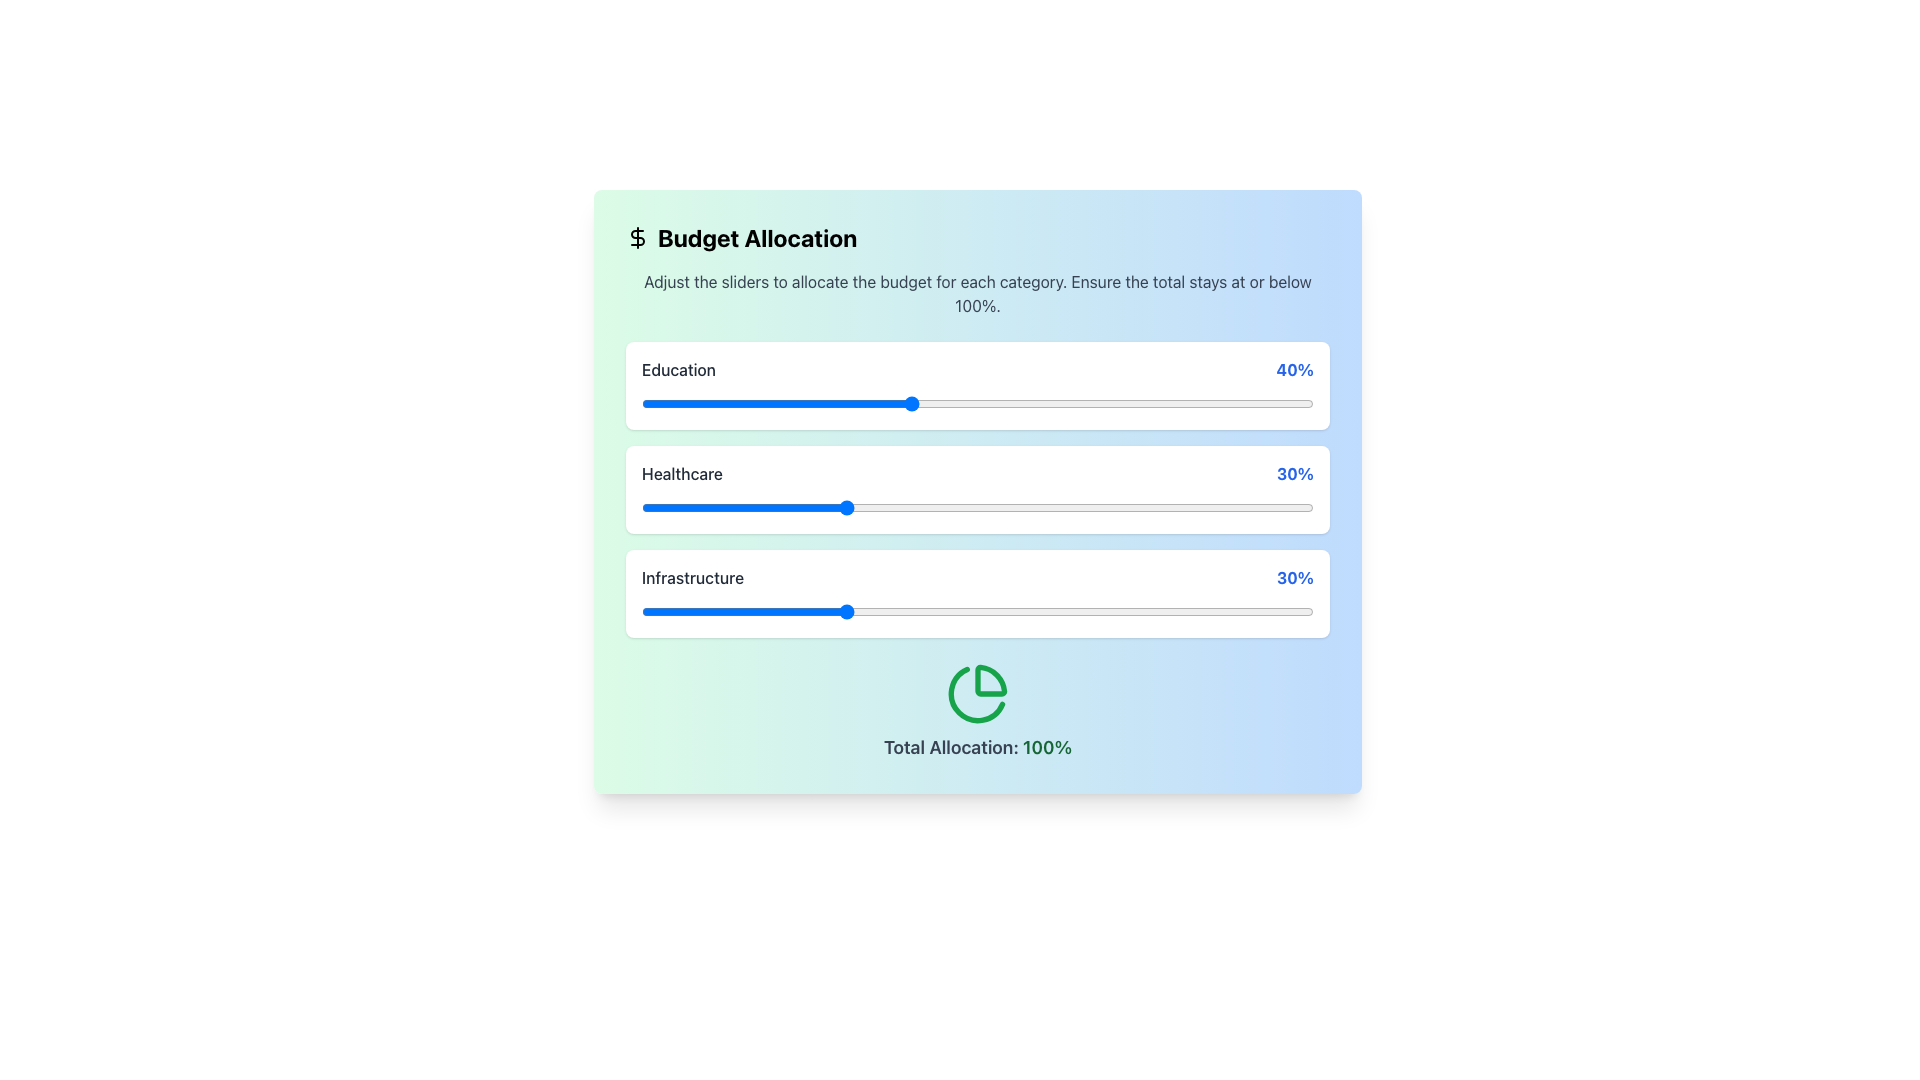  What do you see at coordinates (810, 507) in the screenshot?
I see `healthcare budget allocation` at bounding box center [810, 507].